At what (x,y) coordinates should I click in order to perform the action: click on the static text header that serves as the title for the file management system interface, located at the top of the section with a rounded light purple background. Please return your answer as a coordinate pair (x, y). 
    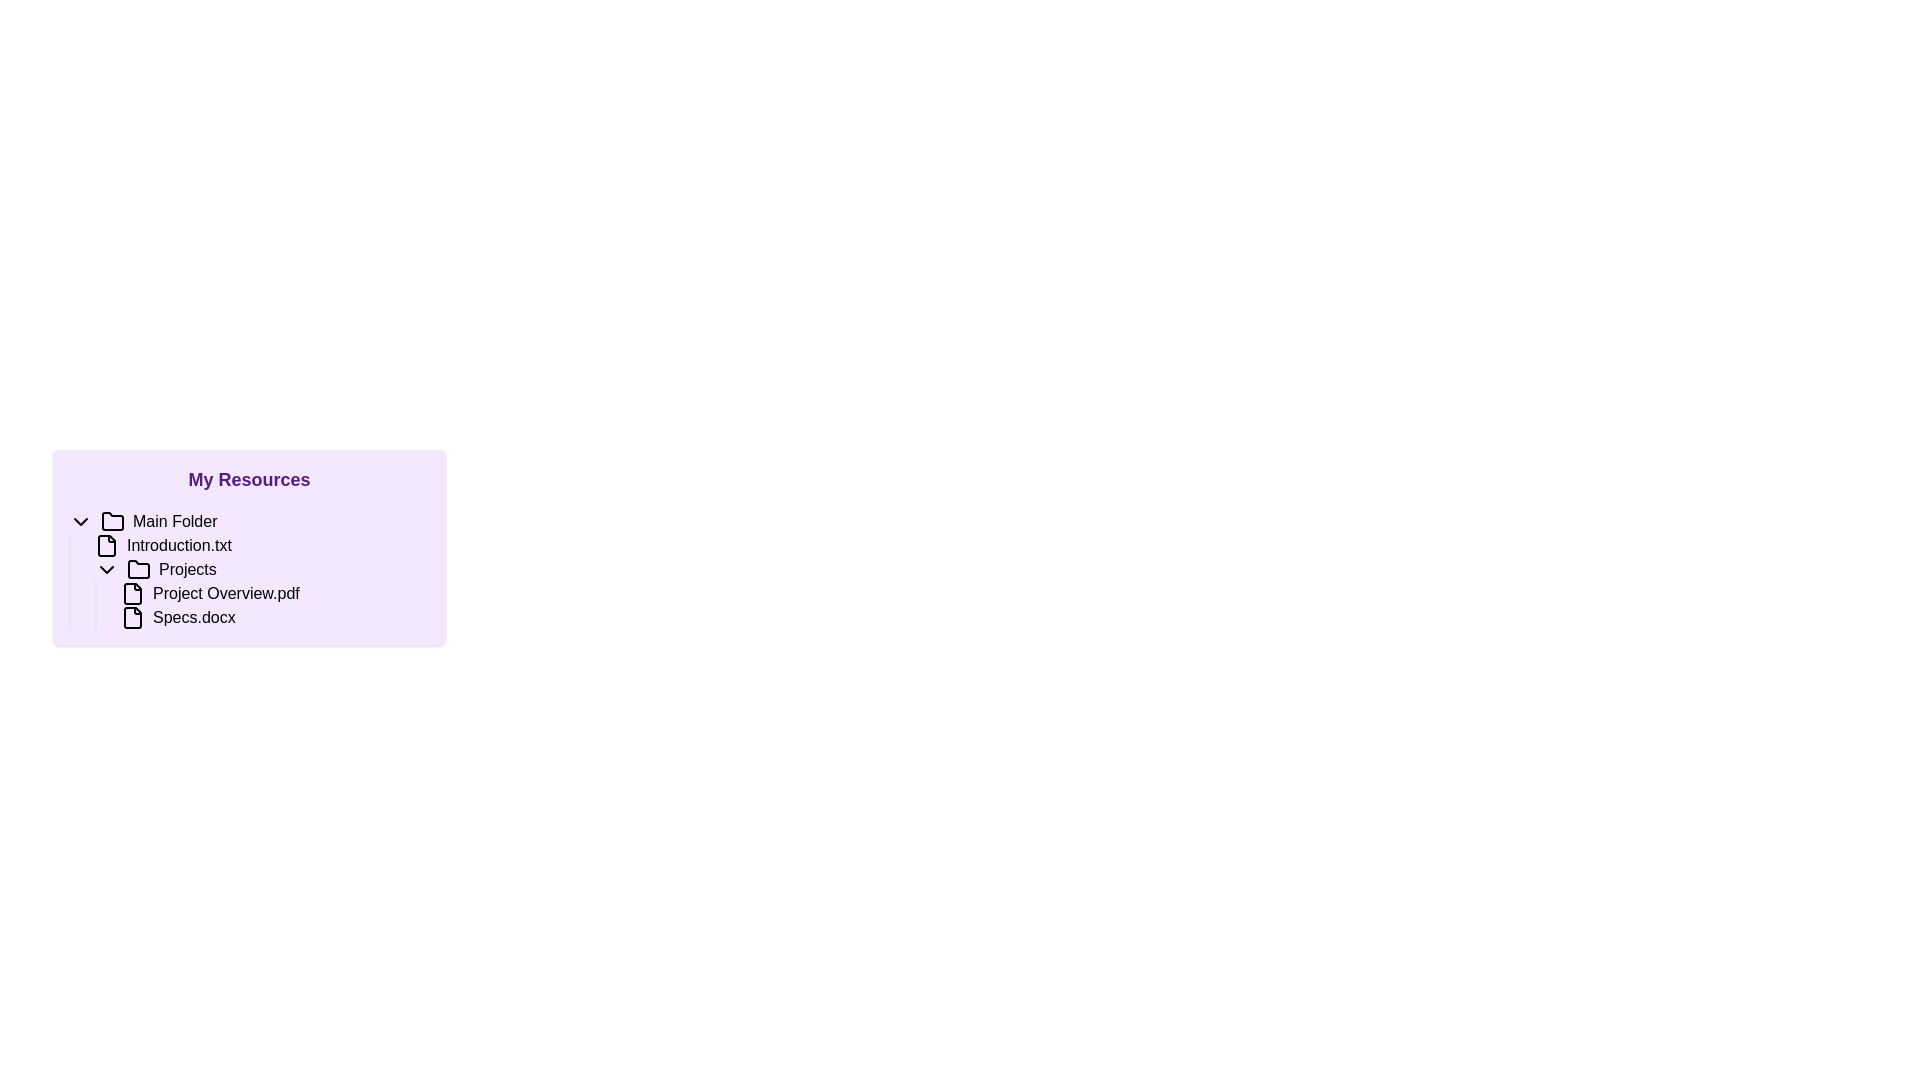
    Looking at the image, I should click on (248, 479).